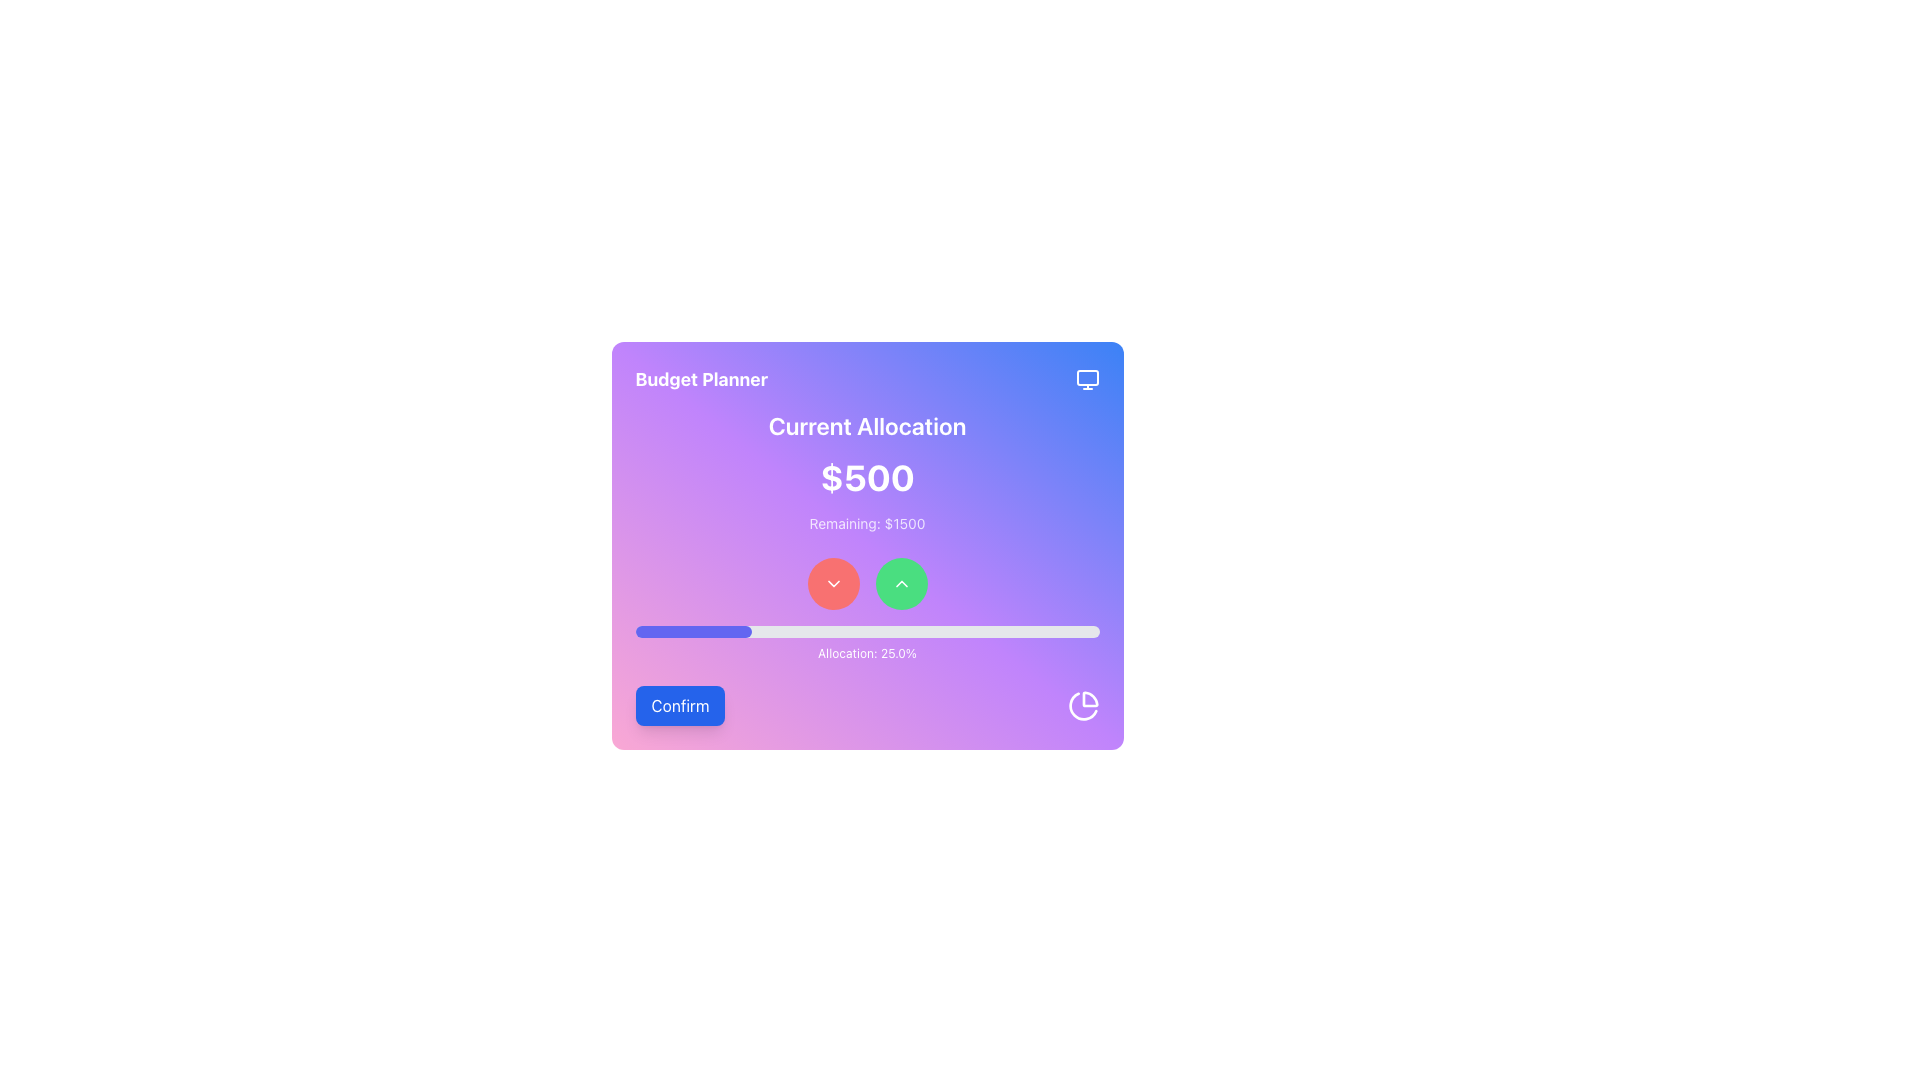 The width and height of the screenshot is (1920, 1080). What do you see at coordinates (867, 632) in the screenshot?
I see `the percentage represented by the progress bar located at the bottom of the 'Current Allocation' card, right above the text 'Allocation: 25.0%'` at bounding box center [867, 632].